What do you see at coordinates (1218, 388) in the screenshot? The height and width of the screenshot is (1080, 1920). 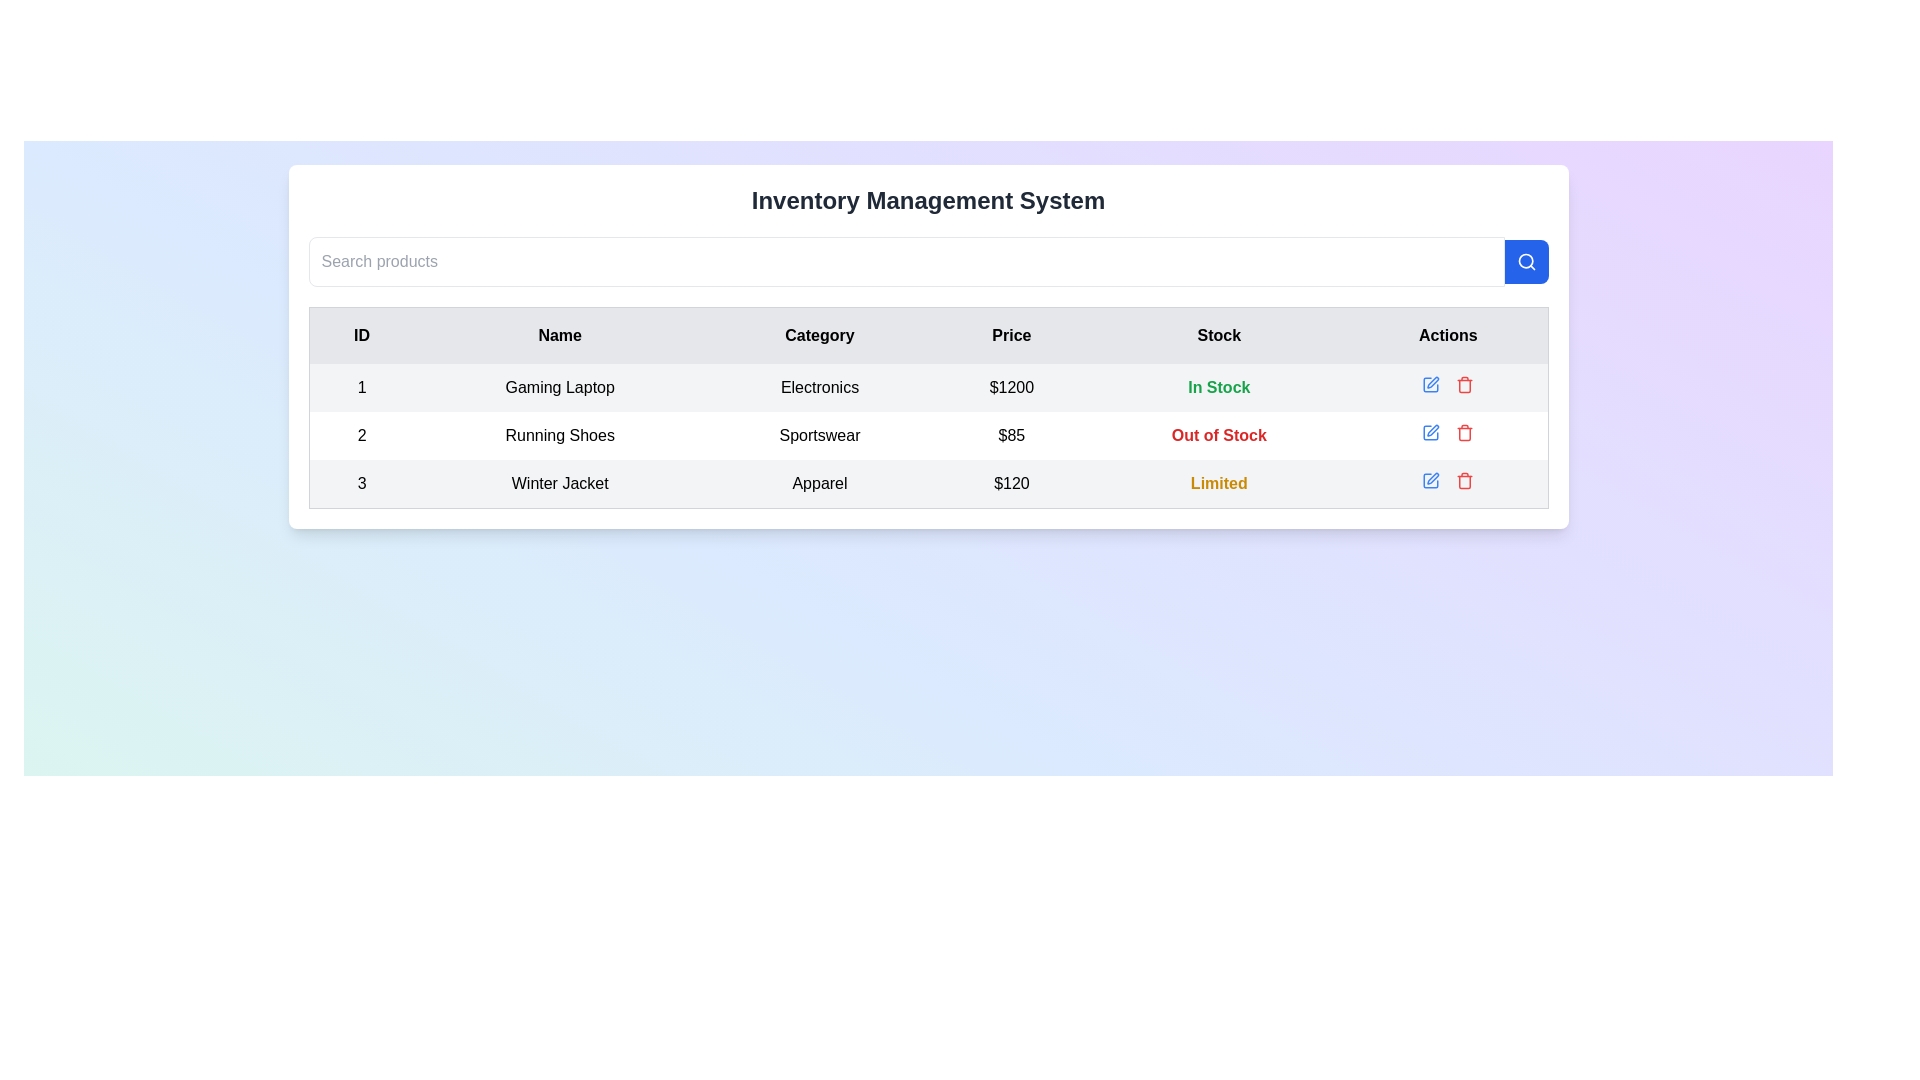 I see `the informative text label that reads 'In Stock' in bold green font, located in the 'Stock' column of the first row for the 'Gaming Laptop' product` at bounding box center [1218, 388].